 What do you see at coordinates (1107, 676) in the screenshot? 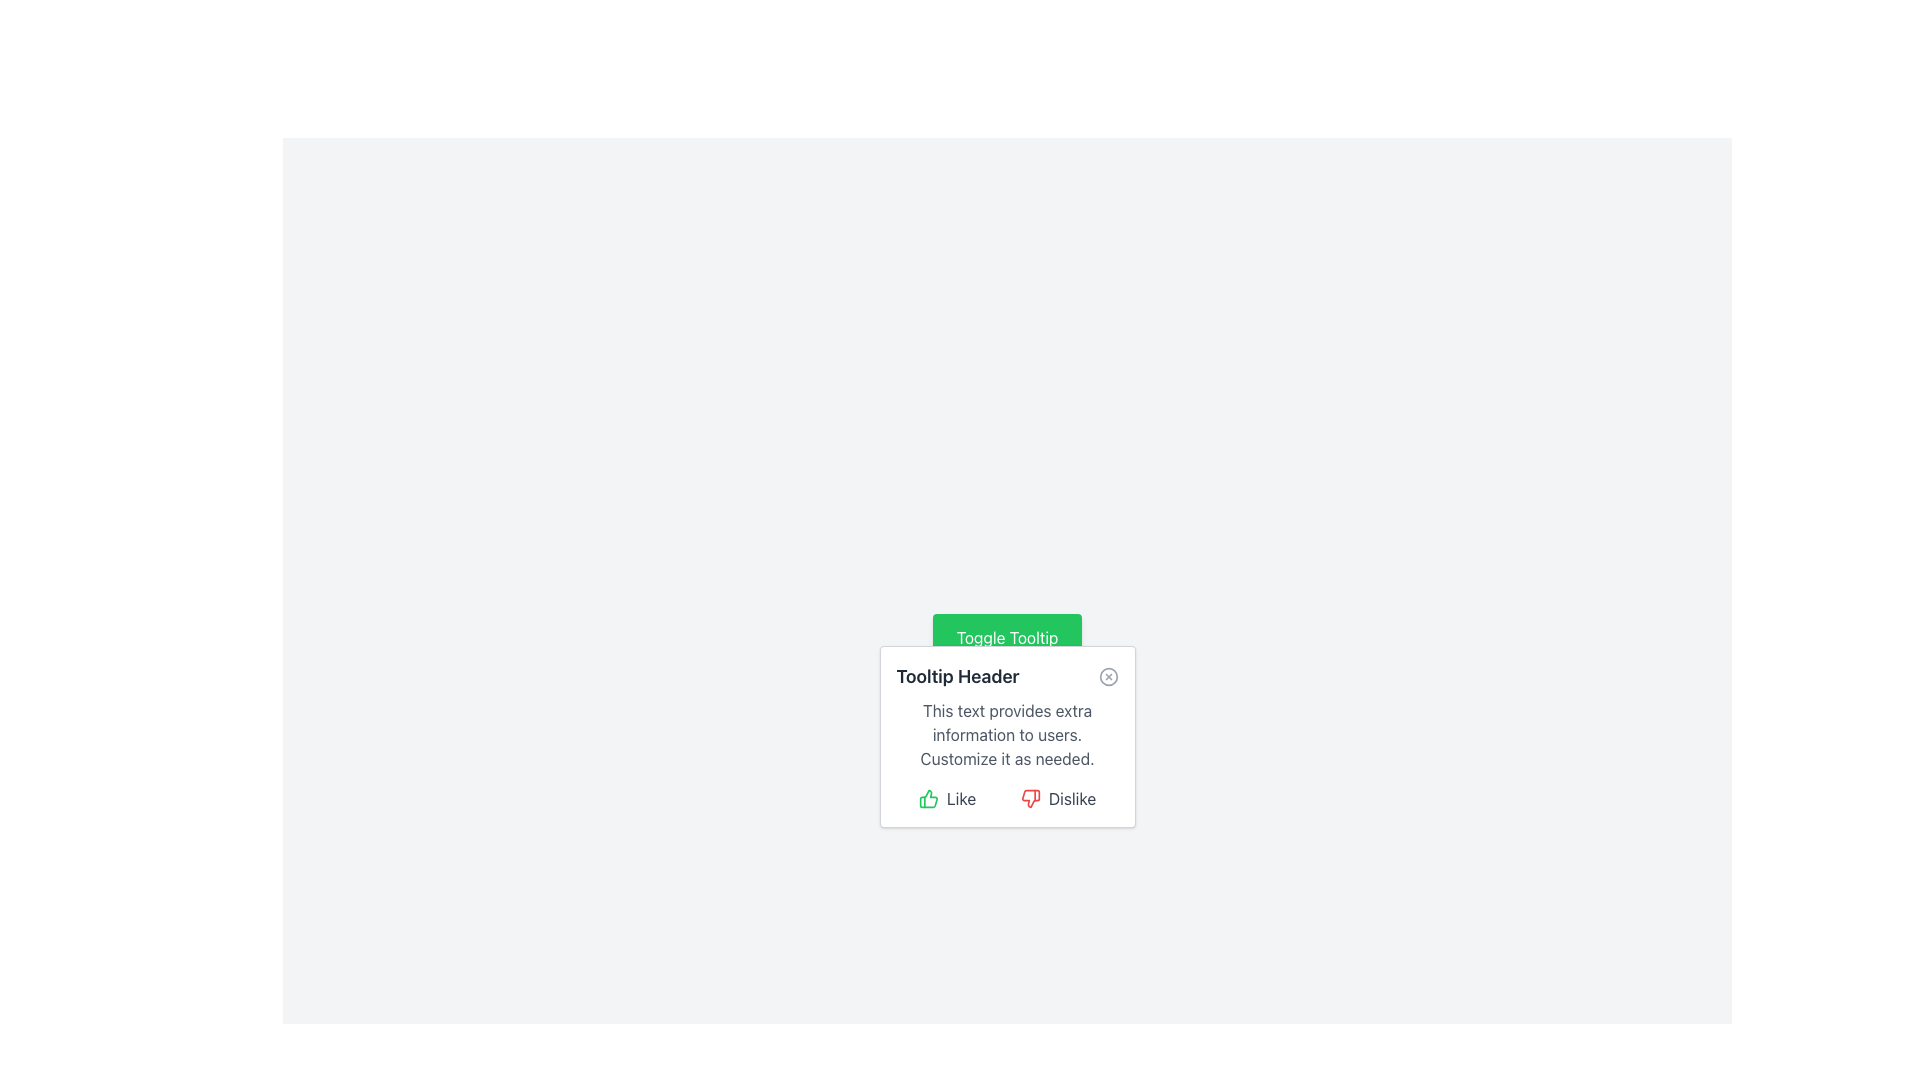
I see `the circular graphic within the close icon located in the top right corner of the tooltip header` at bounding box center [1107, 676].